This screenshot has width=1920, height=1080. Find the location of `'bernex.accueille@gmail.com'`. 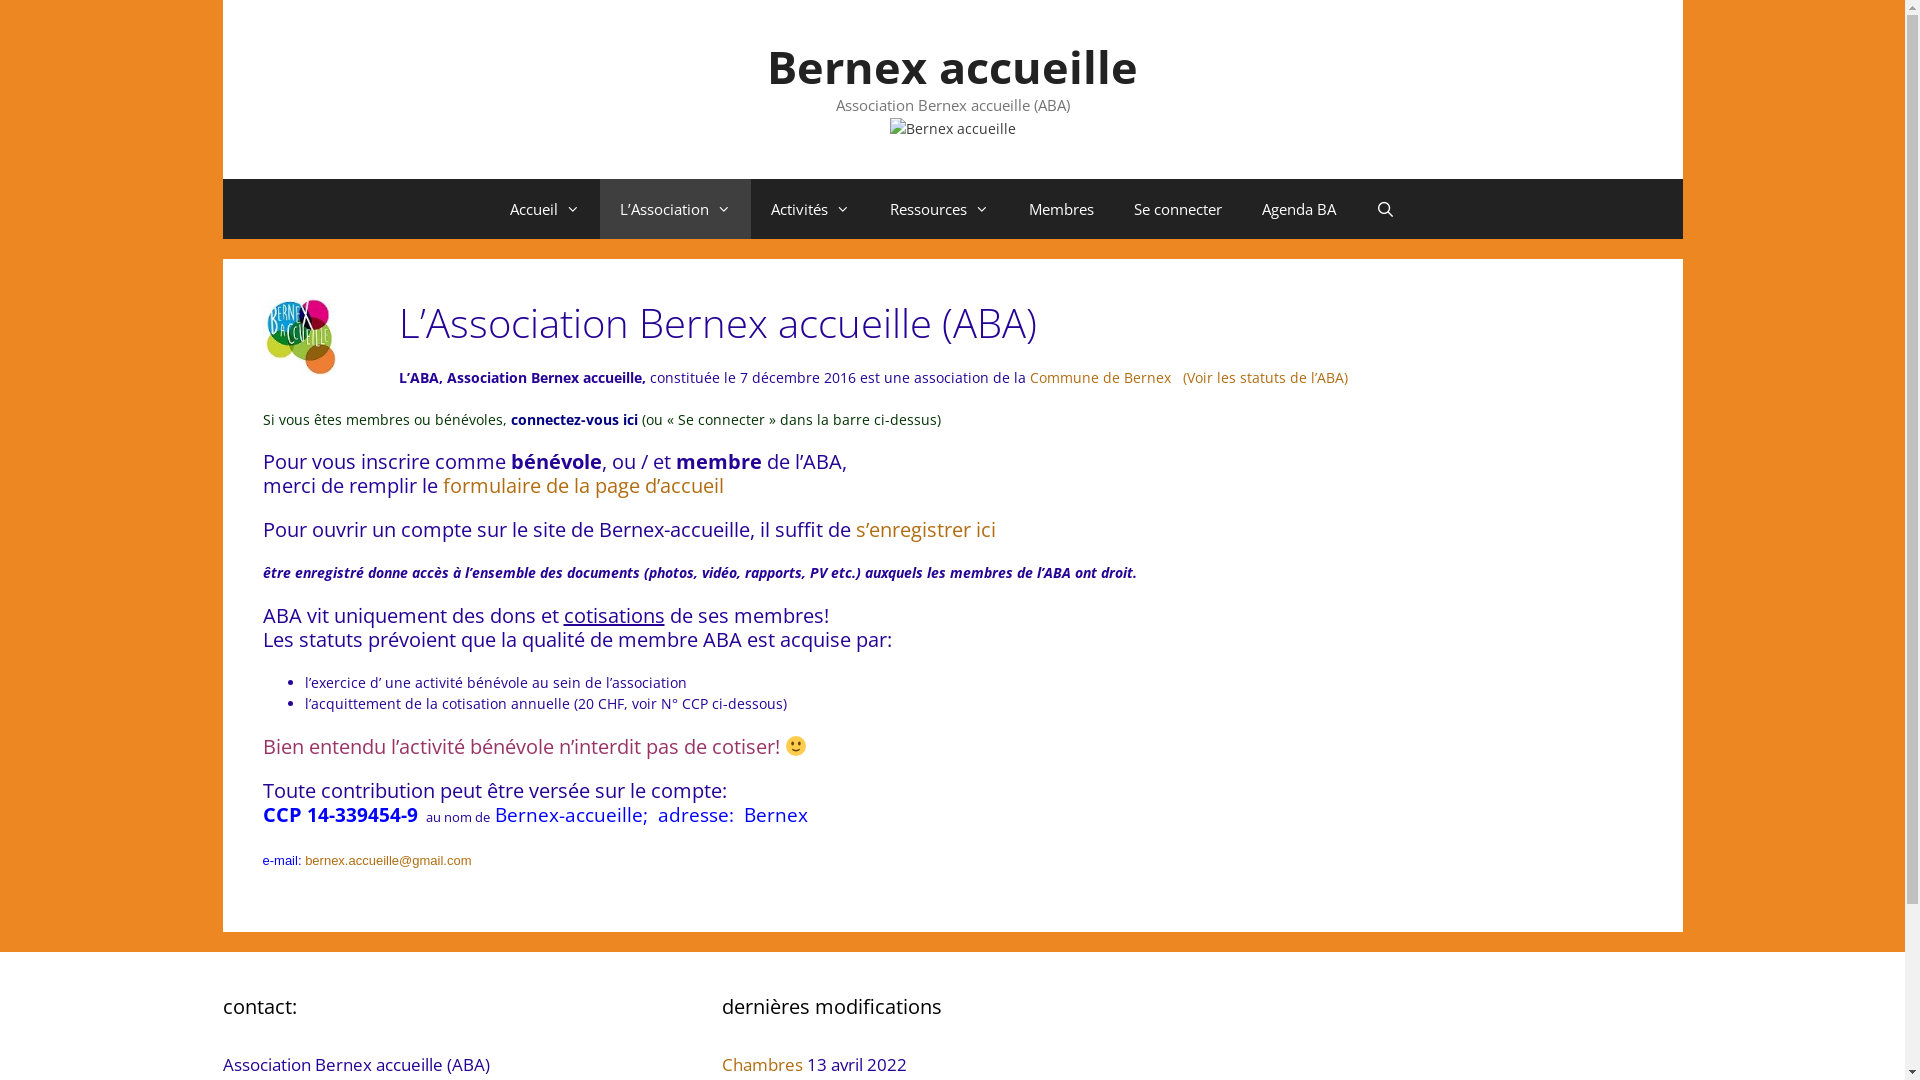

'bernex.accueille@gmail.com' is located at coordinates (388, 859).